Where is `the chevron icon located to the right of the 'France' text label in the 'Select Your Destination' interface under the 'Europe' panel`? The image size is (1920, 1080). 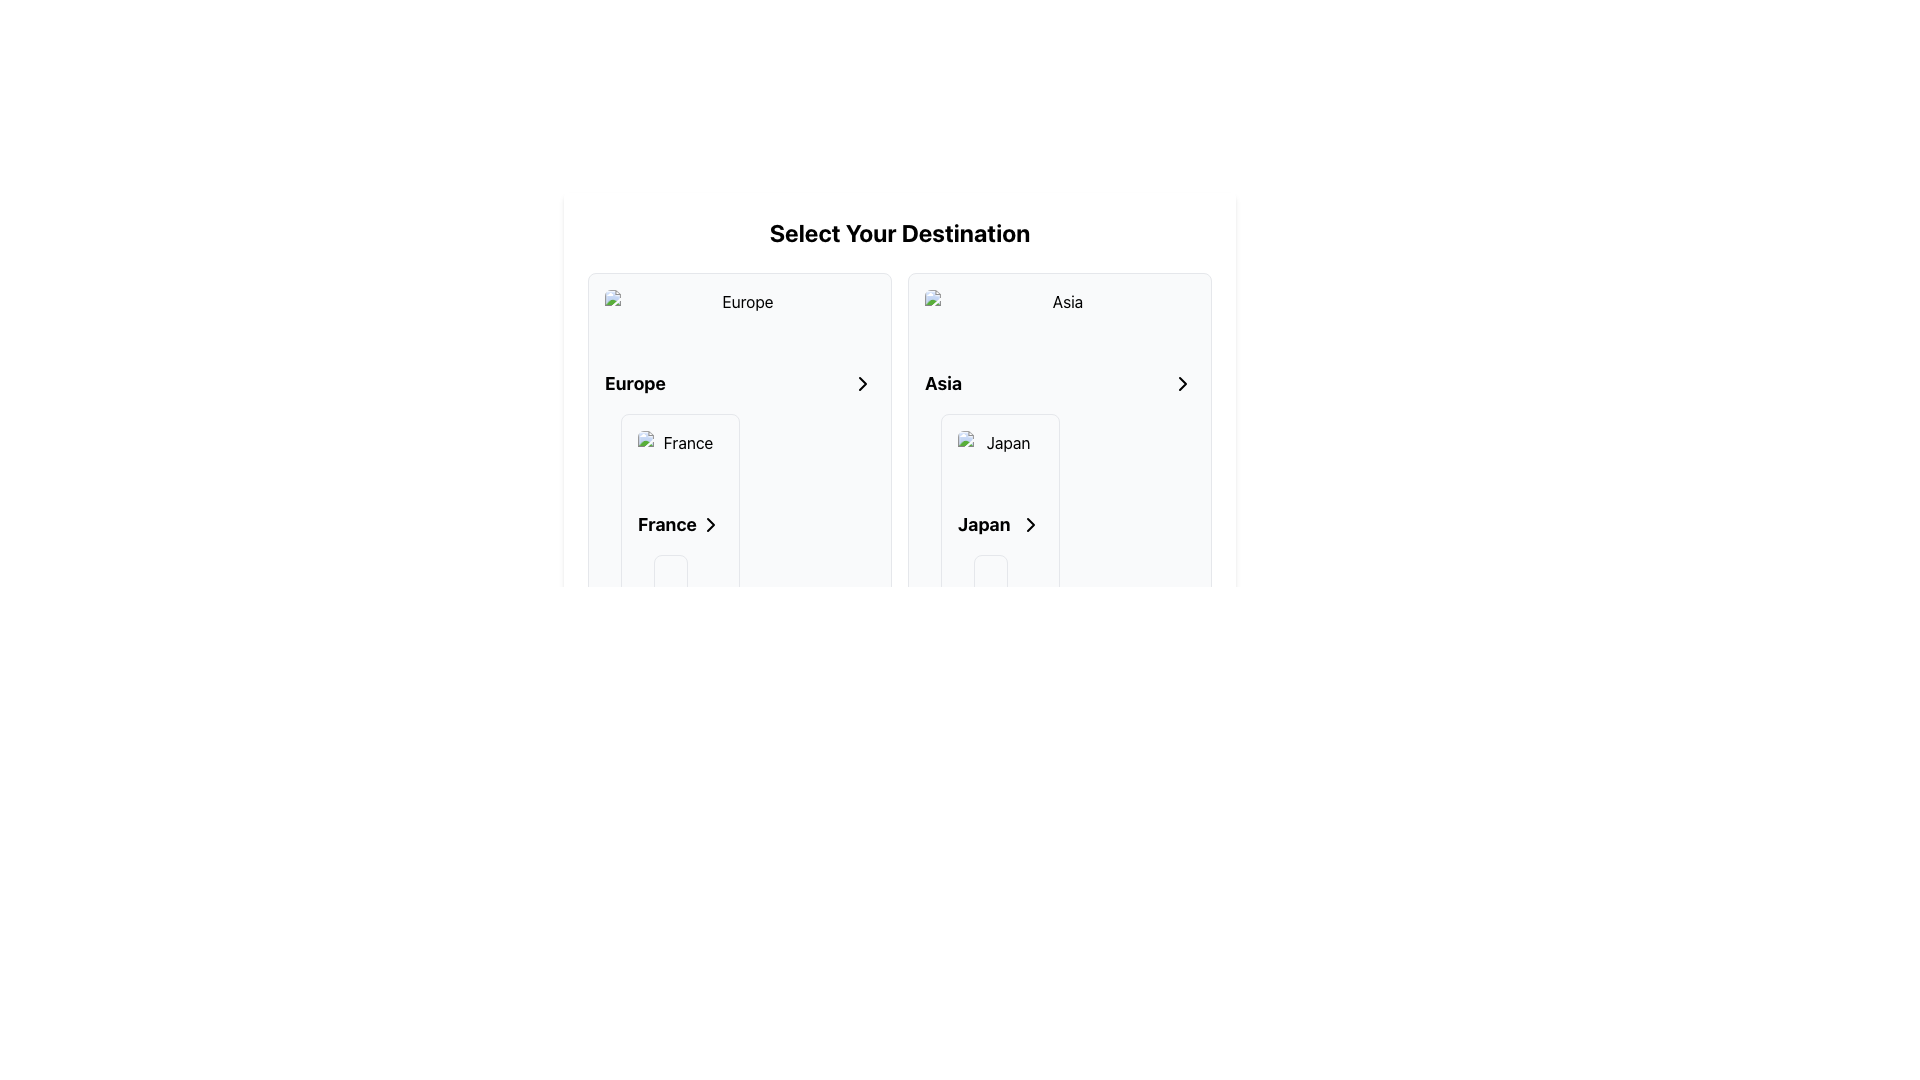
the chevron icon located to the right of the 'France' text label in the 'Select Your Destination' interface under the 'Europe' panel is located at coordinates (710, 523).